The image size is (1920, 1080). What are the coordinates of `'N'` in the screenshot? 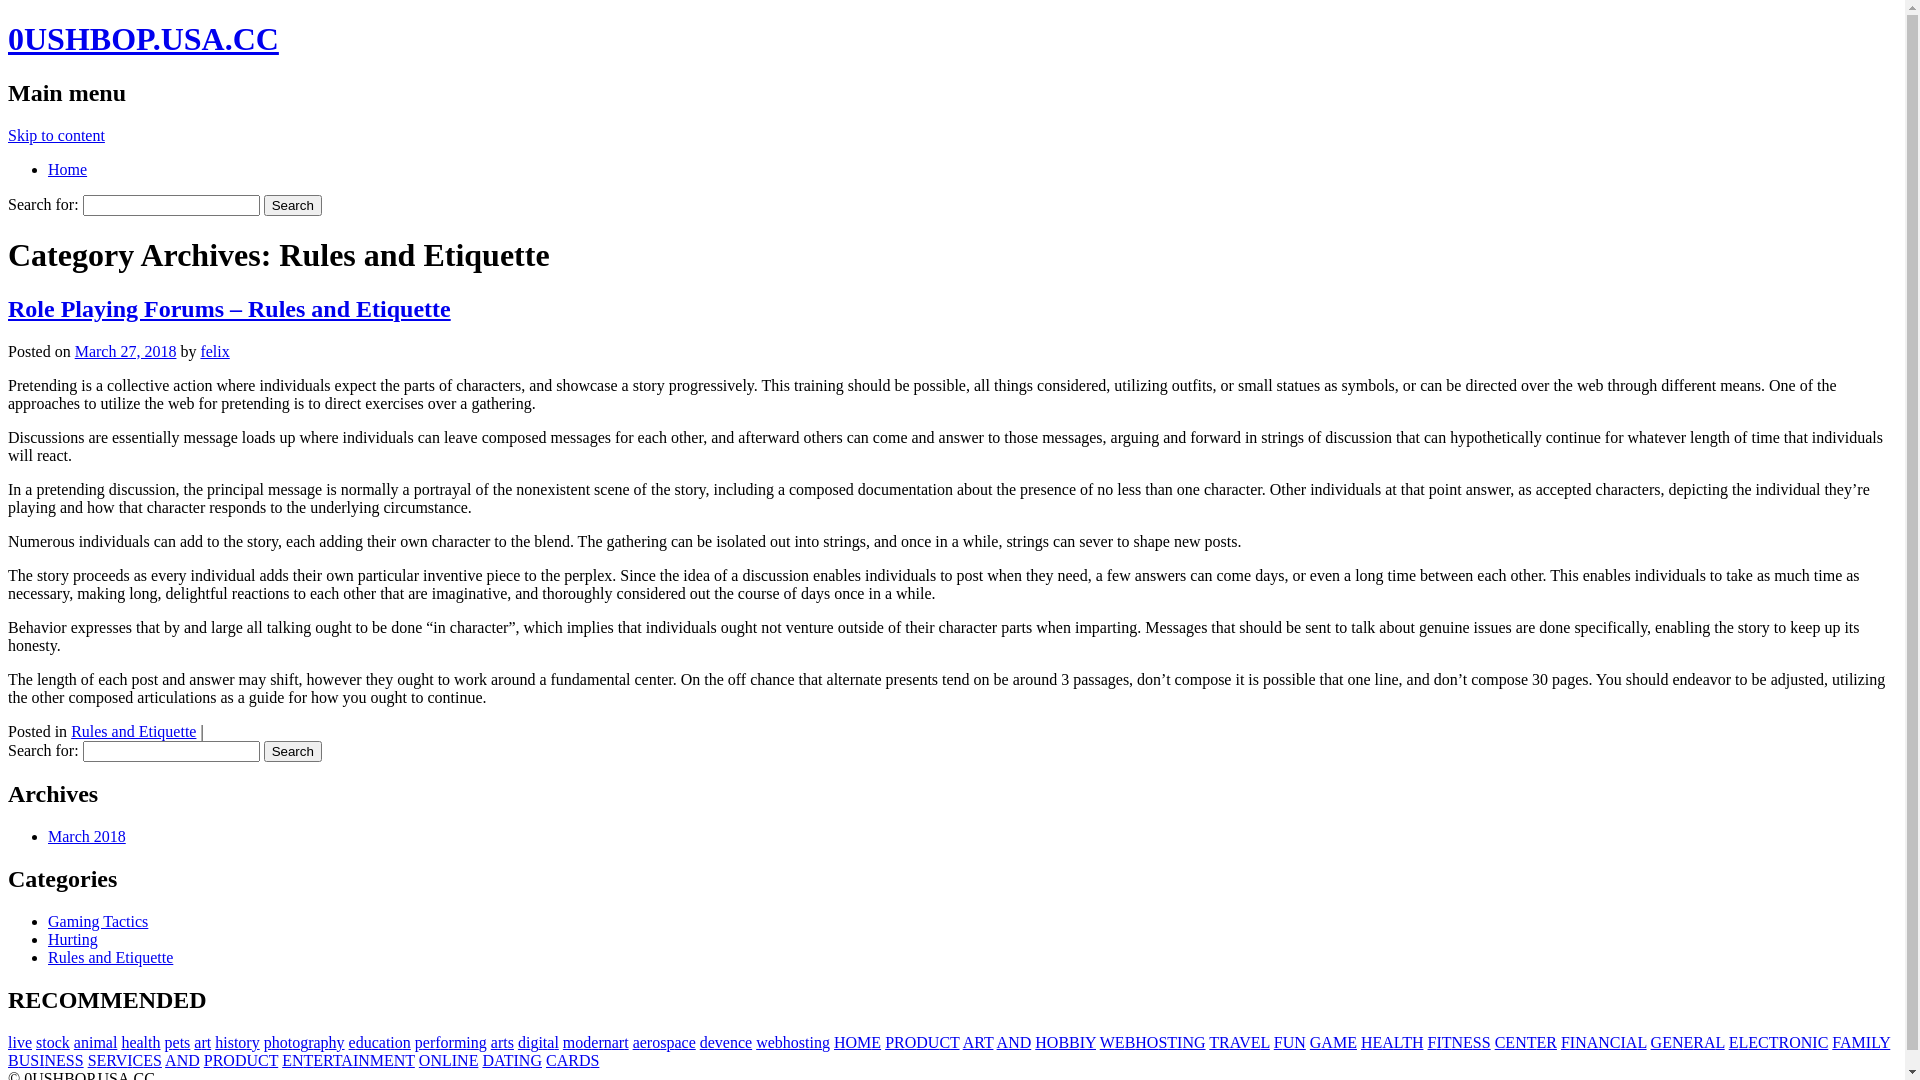 It's located at (1187, 1041).